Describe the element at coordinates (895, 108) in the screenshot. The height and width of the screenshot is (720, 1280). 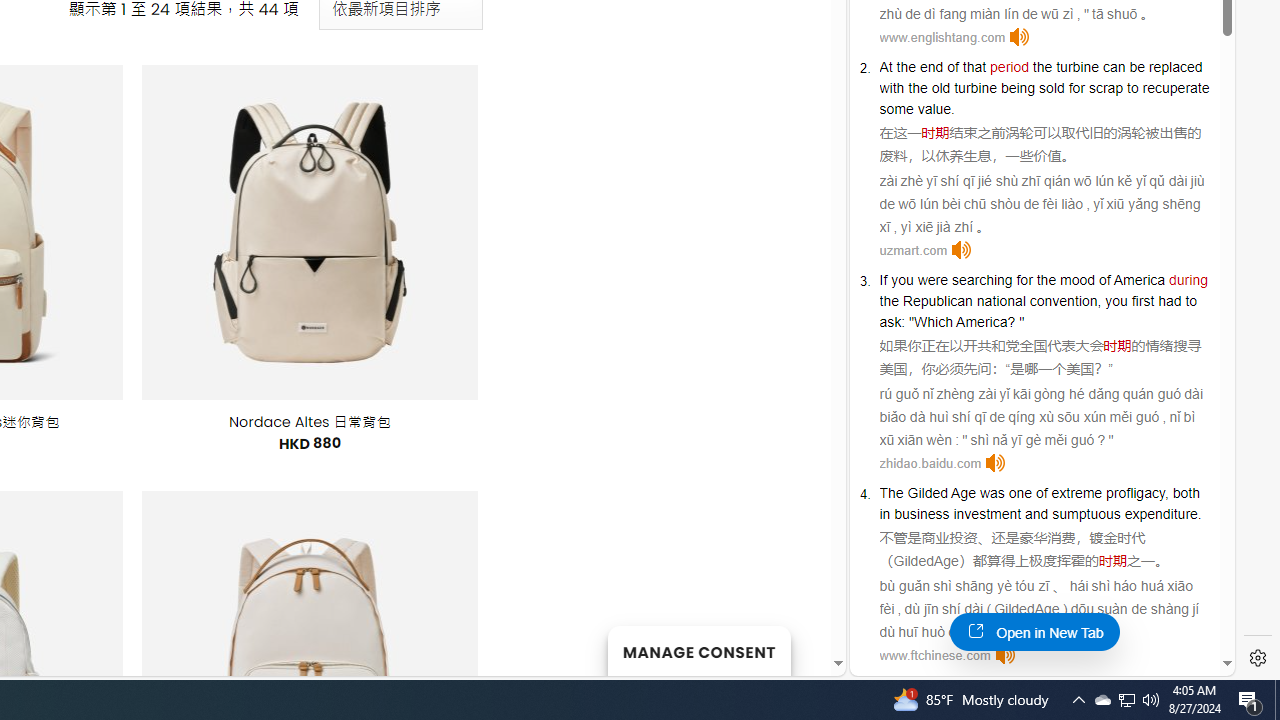
I see `'some'` at that location.